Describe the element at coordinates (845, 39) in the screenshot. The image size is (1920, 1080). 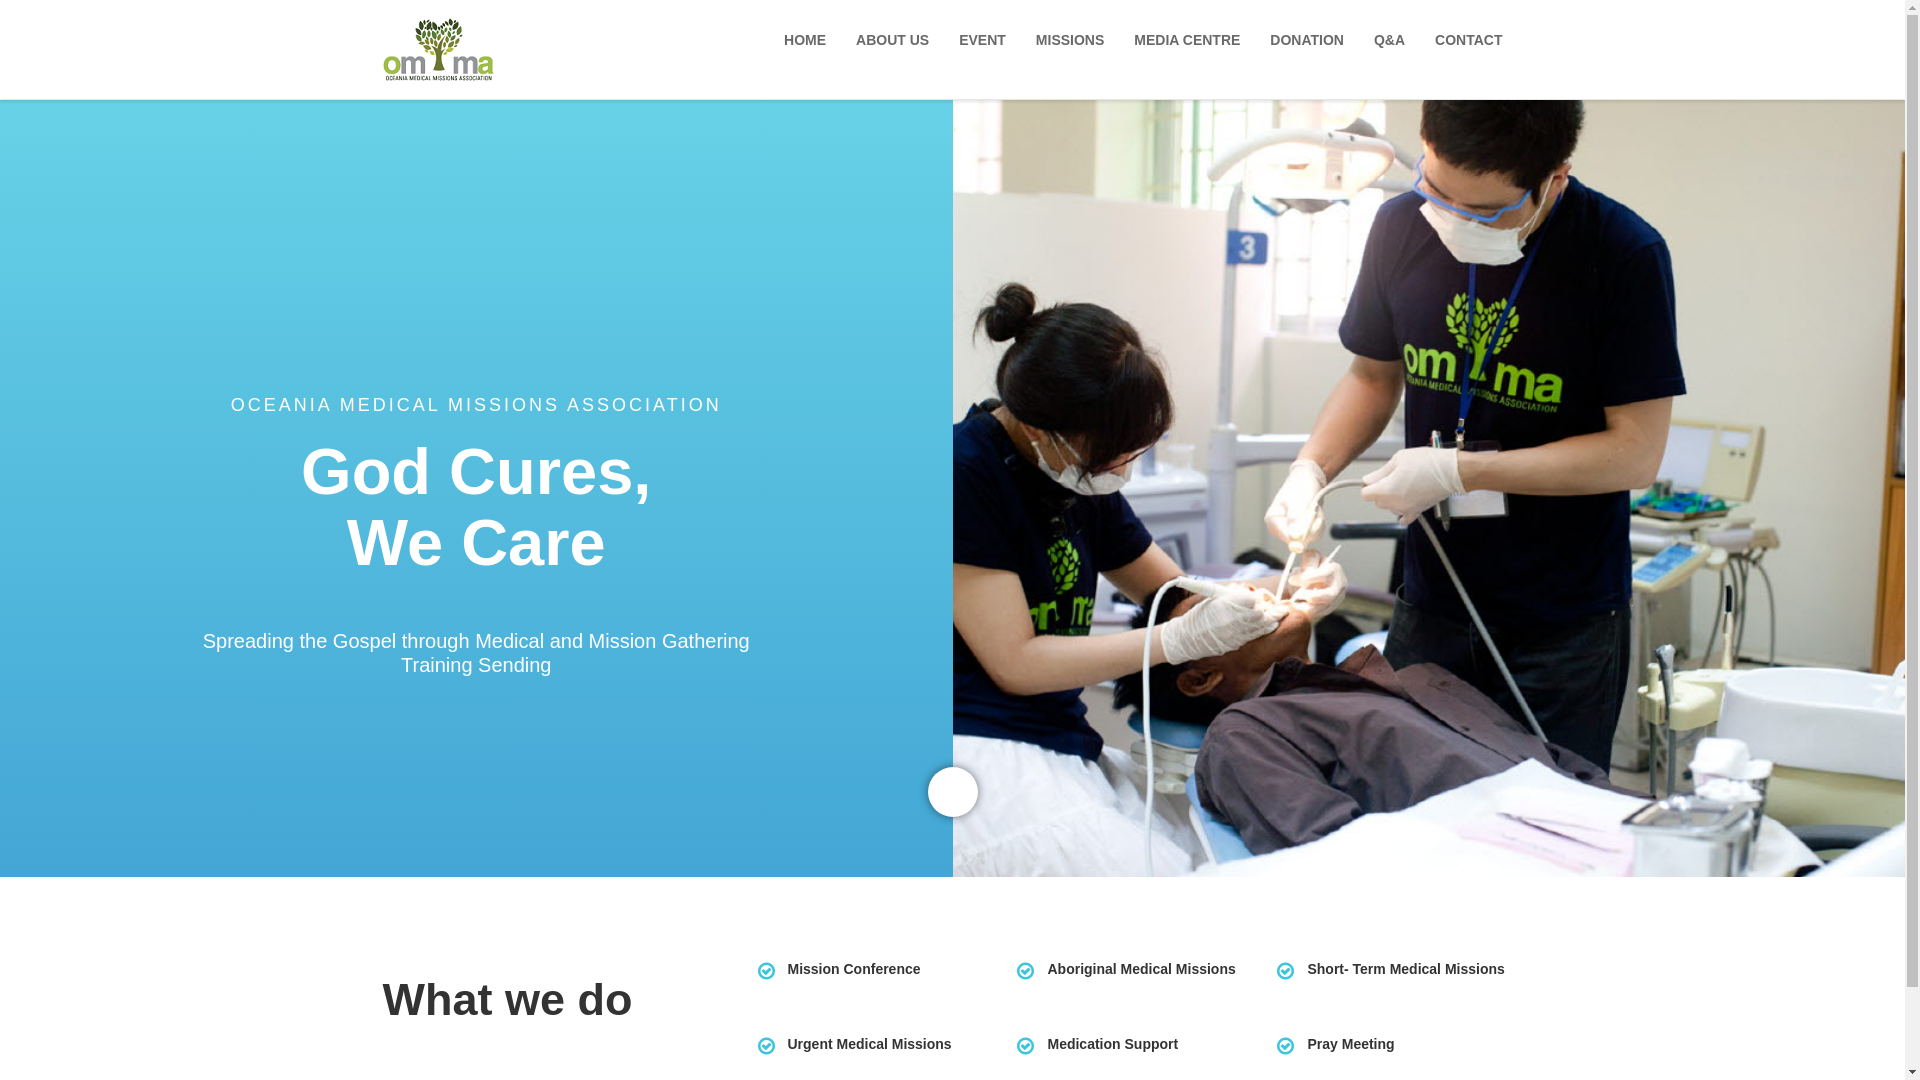
I see `'ABOUT US'` at that location.